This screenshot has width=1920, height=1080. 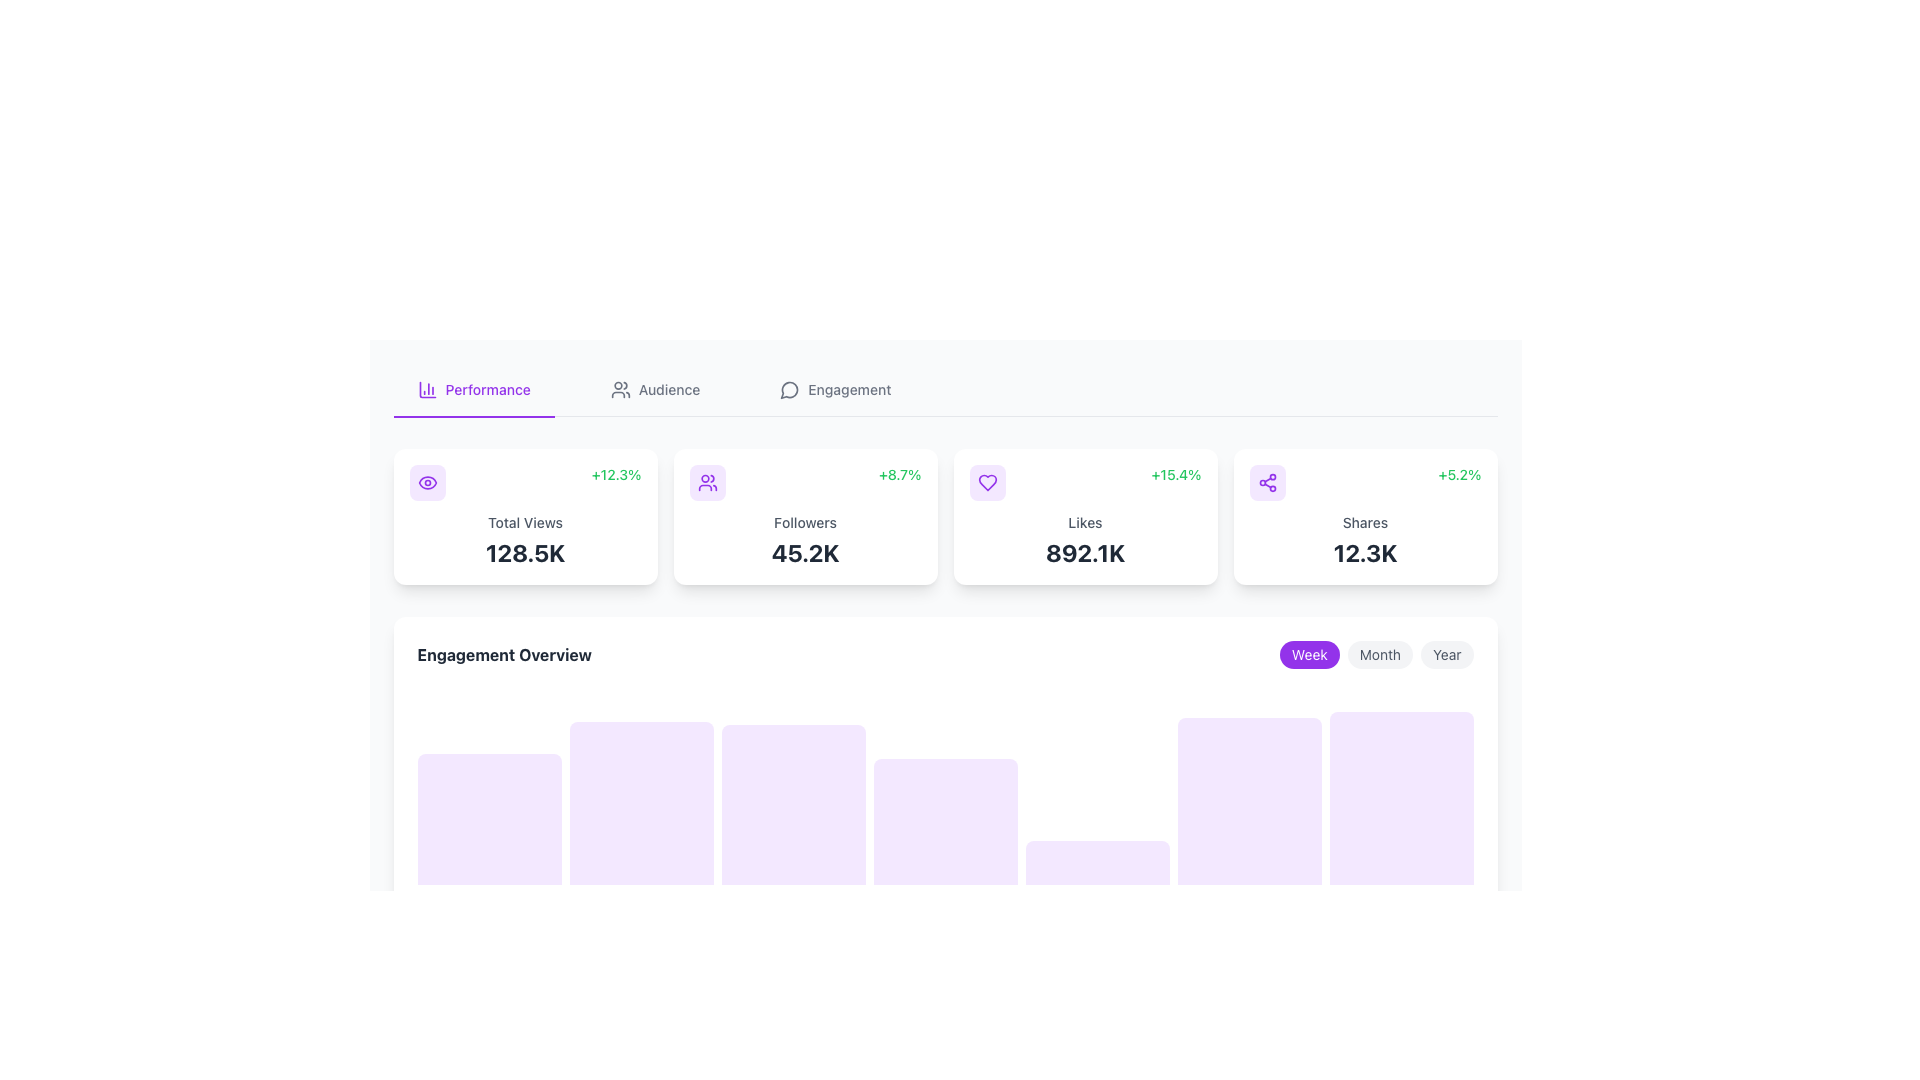 I want to click on the text display that shows the number of followers, which is located in the 'Followers' card, centered below the label 'Followers', so click(x=805, y=552).